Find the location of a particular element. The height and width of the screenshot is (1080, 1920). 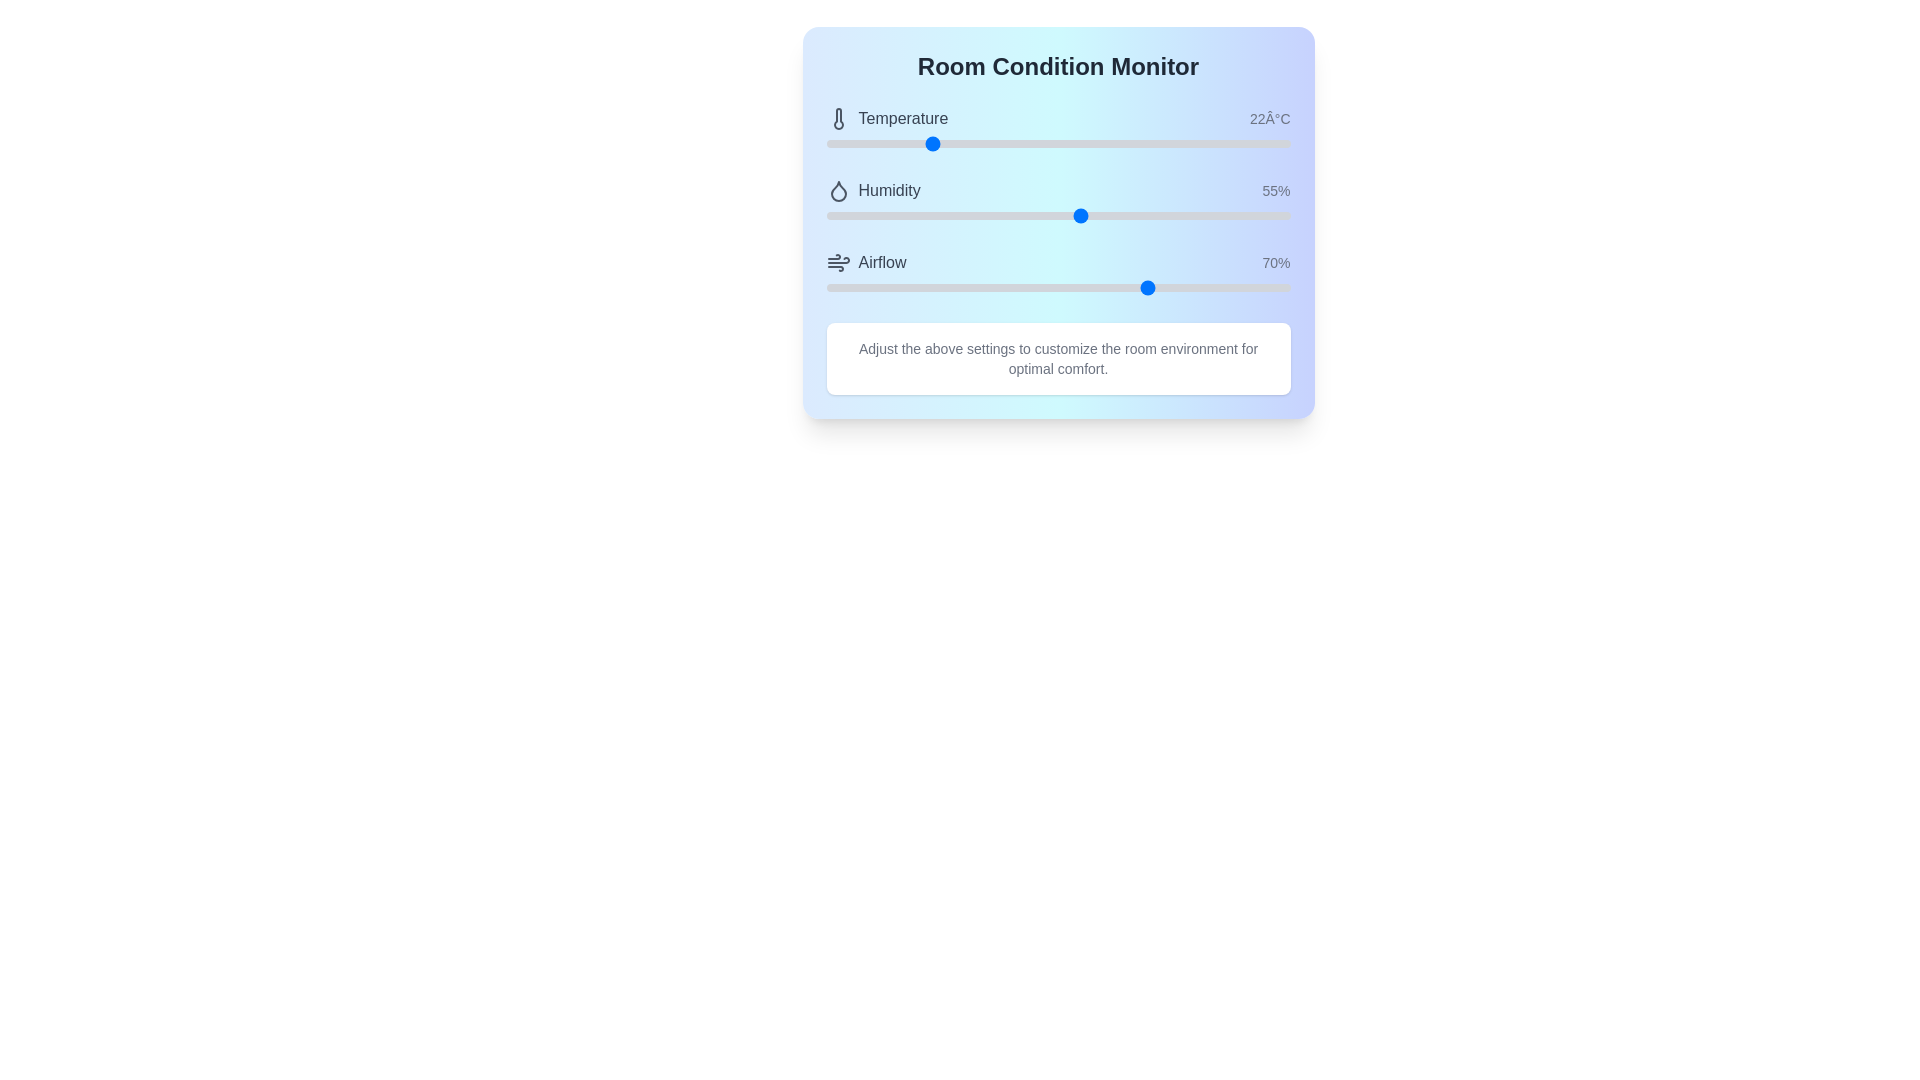

the sliders in the Interactive status display and adjustment panel is located at coordinates (1057, 203).